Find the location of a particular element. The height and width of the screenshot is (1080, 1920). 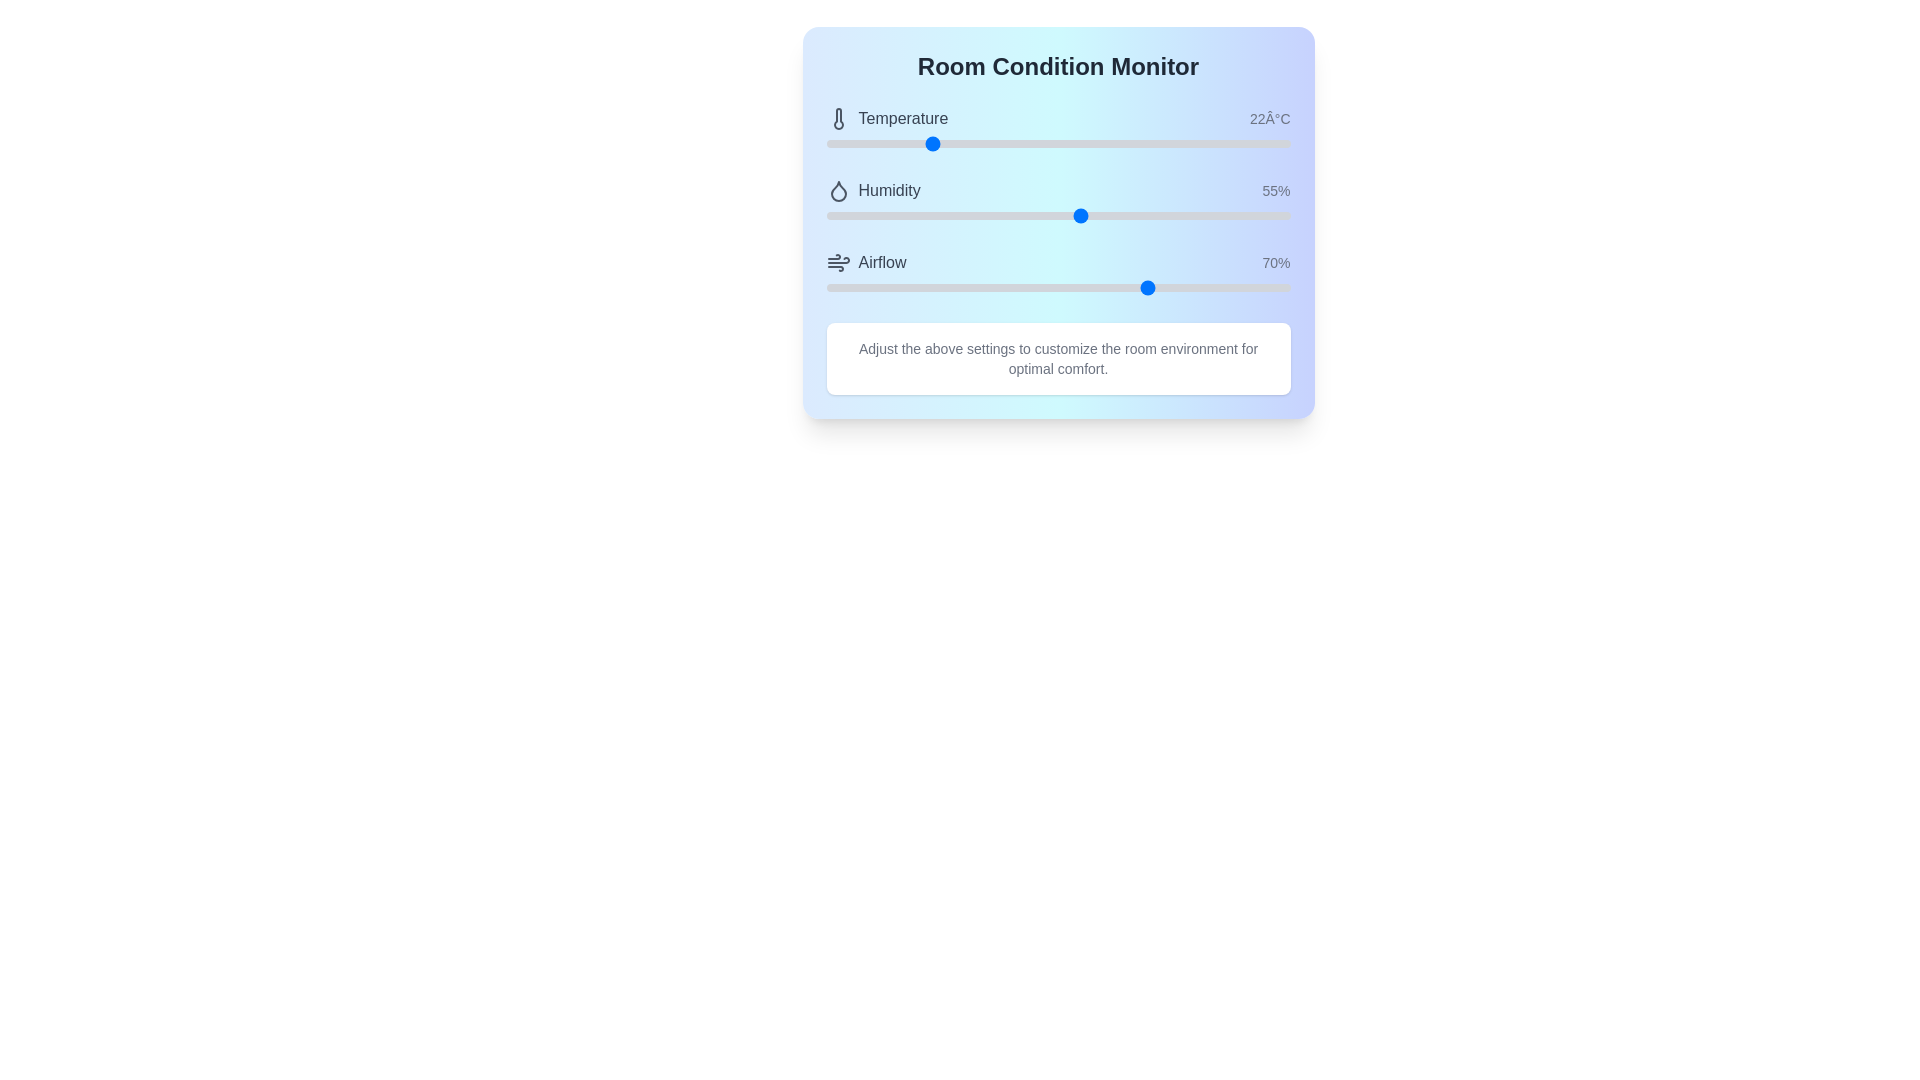

the sliders in the Interactive status display and adjustment panel is located at coordinates (1057, 203).